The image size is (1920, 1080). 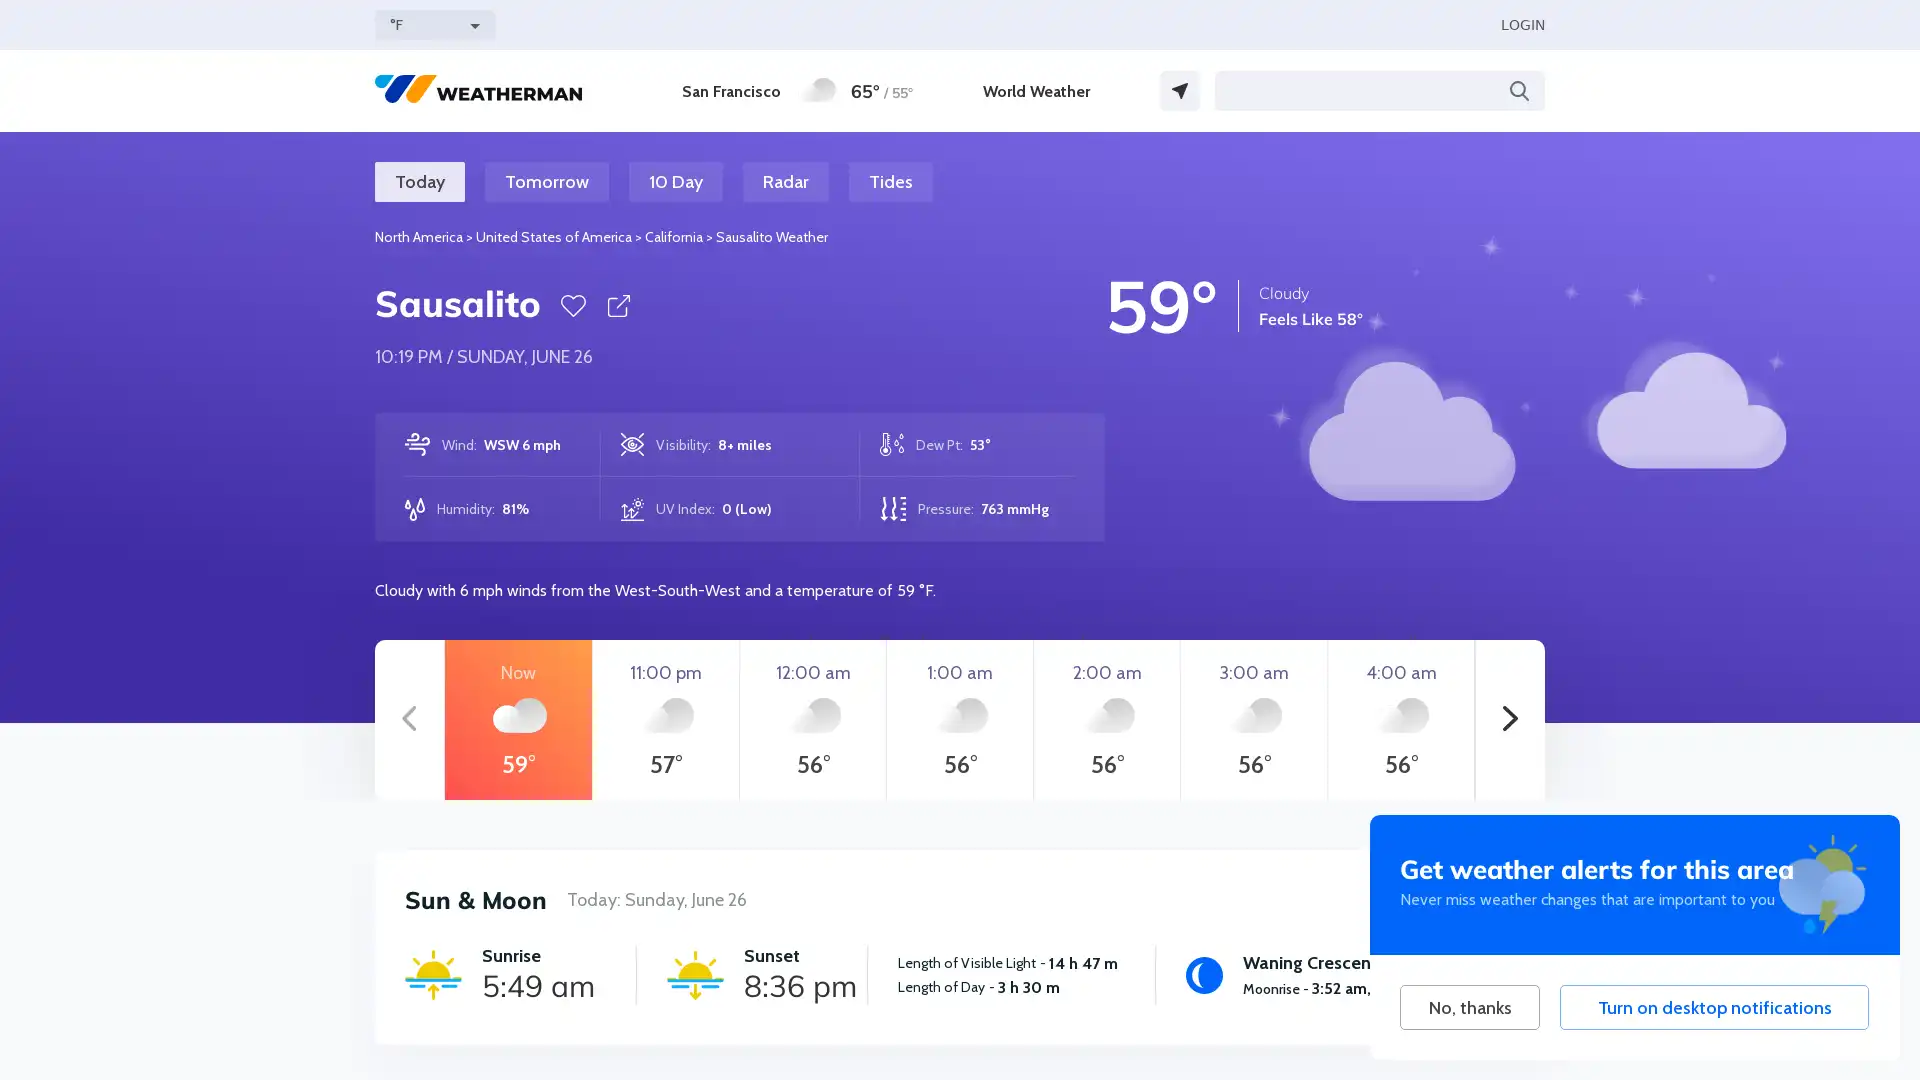 I want to click on Turn on desktop notifications, so click(x=1713, y=1007).